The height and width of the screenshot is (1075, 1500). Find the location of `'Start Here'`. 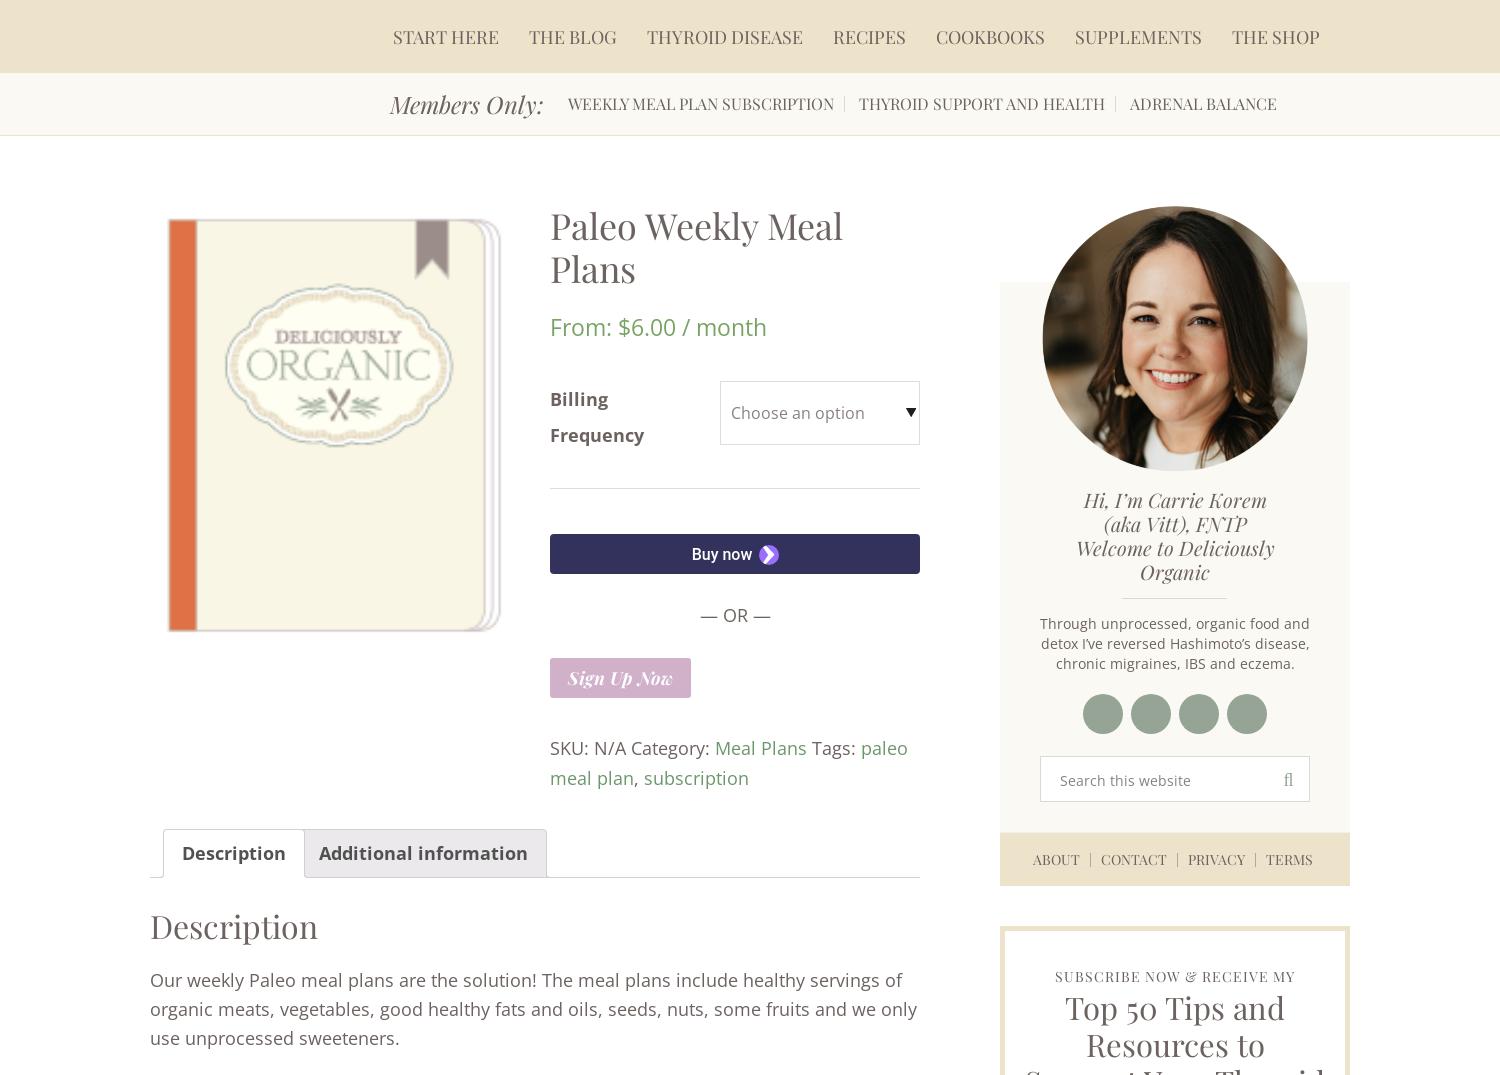

'Start Here' is located at coordinates (444, 35).